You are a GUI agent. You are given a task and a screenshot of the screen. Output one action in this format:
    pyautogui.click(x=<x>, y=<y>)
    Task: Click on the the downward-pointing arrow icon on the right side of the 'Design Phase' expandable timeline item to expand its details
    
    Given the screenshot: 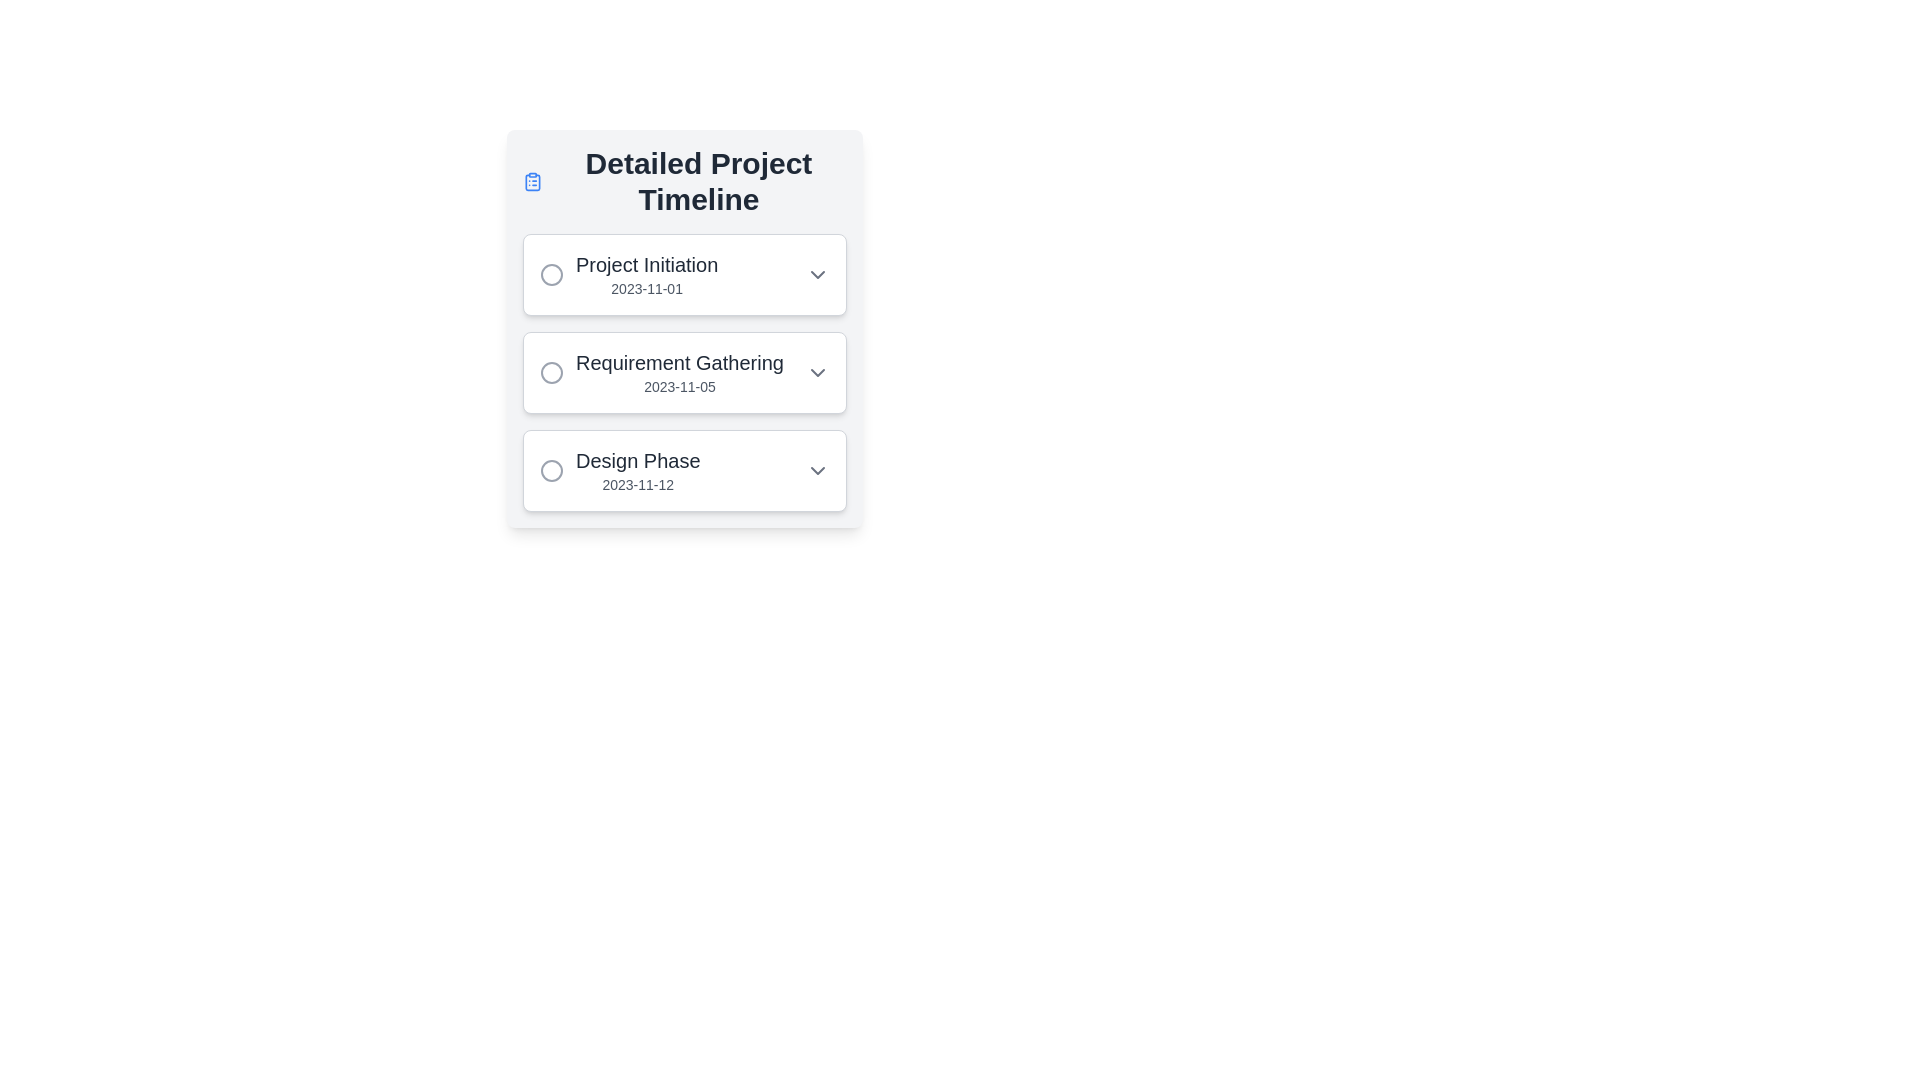 What is the action you would take?
    pyautogui.click(x=685, y=470)
    